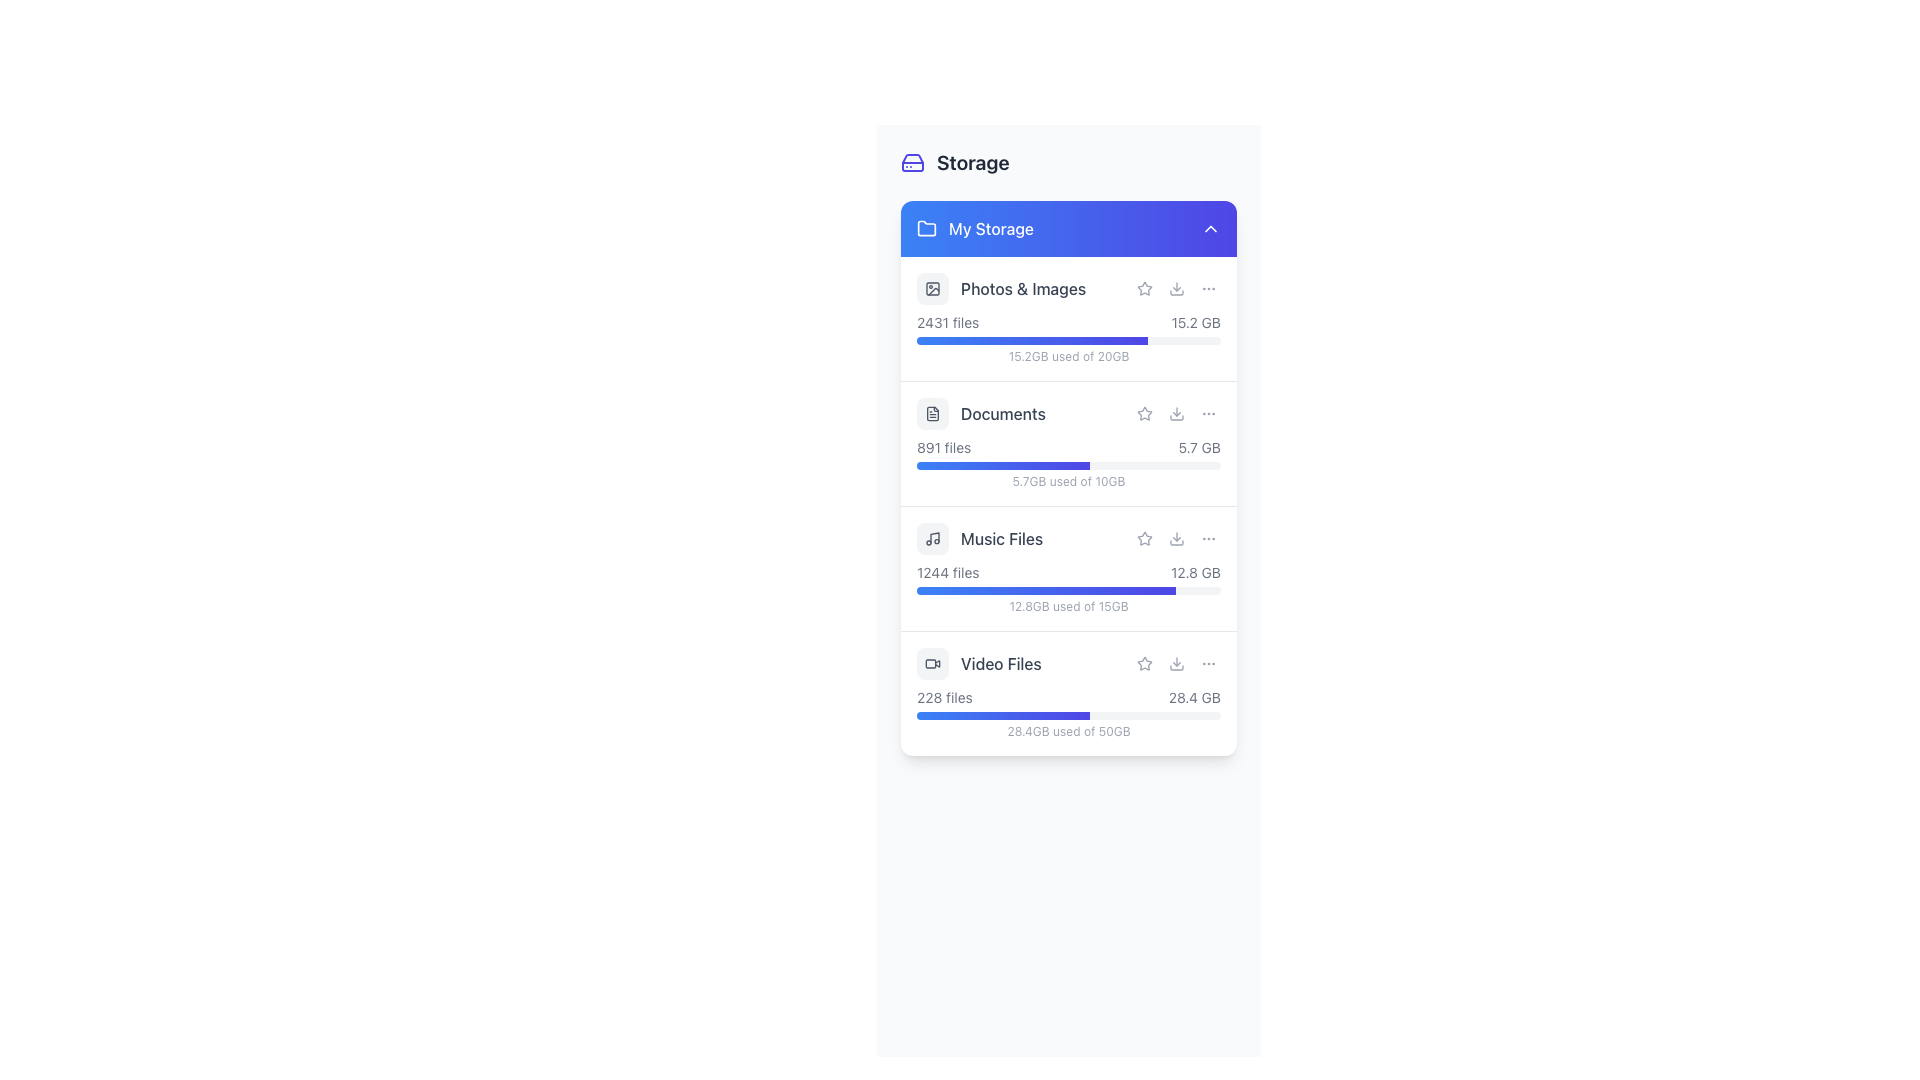 The width and height of the screenshot is (1920, 1080). I want to click on the download icon for the 'Video Files' category, which is the second icon in the rightmost group, located between a star-shaped icon and a menu with three dots, to initiate the download, so click(1176, 663).